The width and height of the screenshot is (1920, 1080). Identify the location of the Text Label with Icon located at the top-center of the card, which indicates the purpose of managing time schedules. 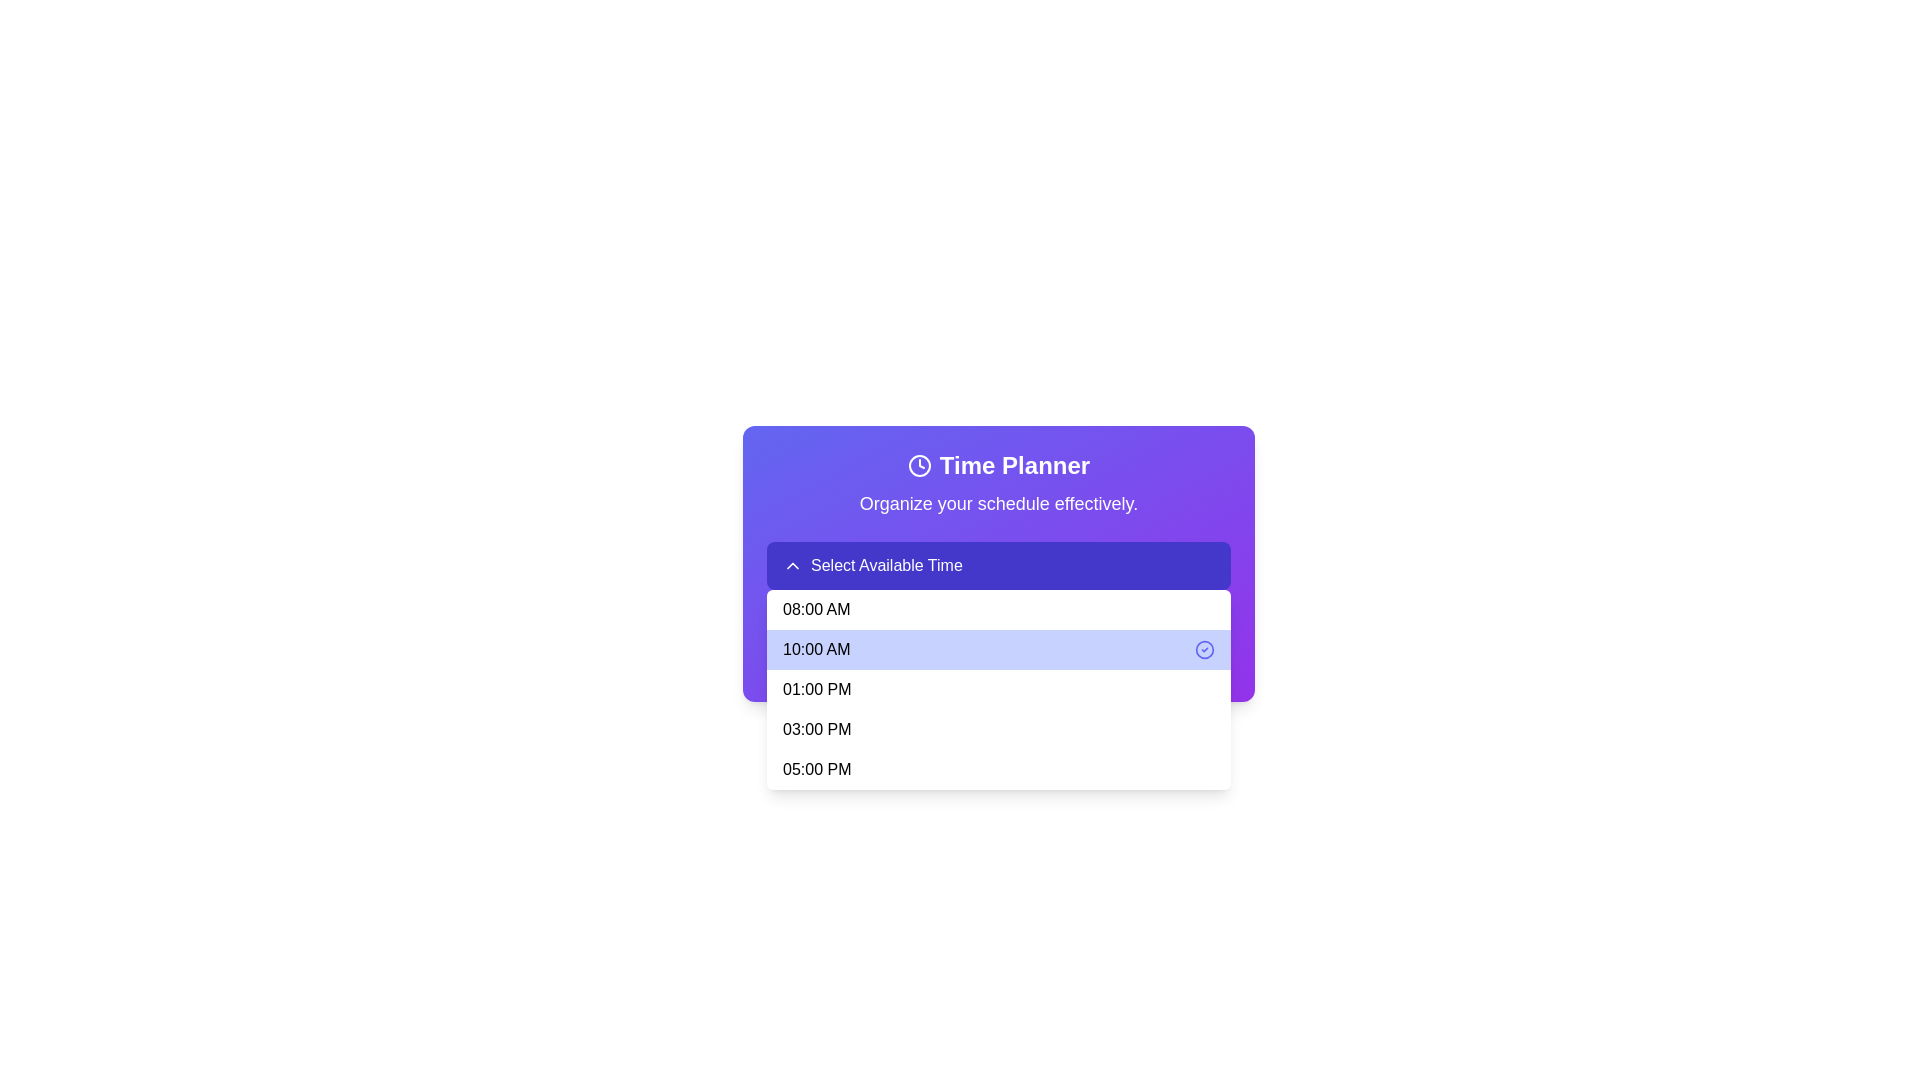
(998, 466).